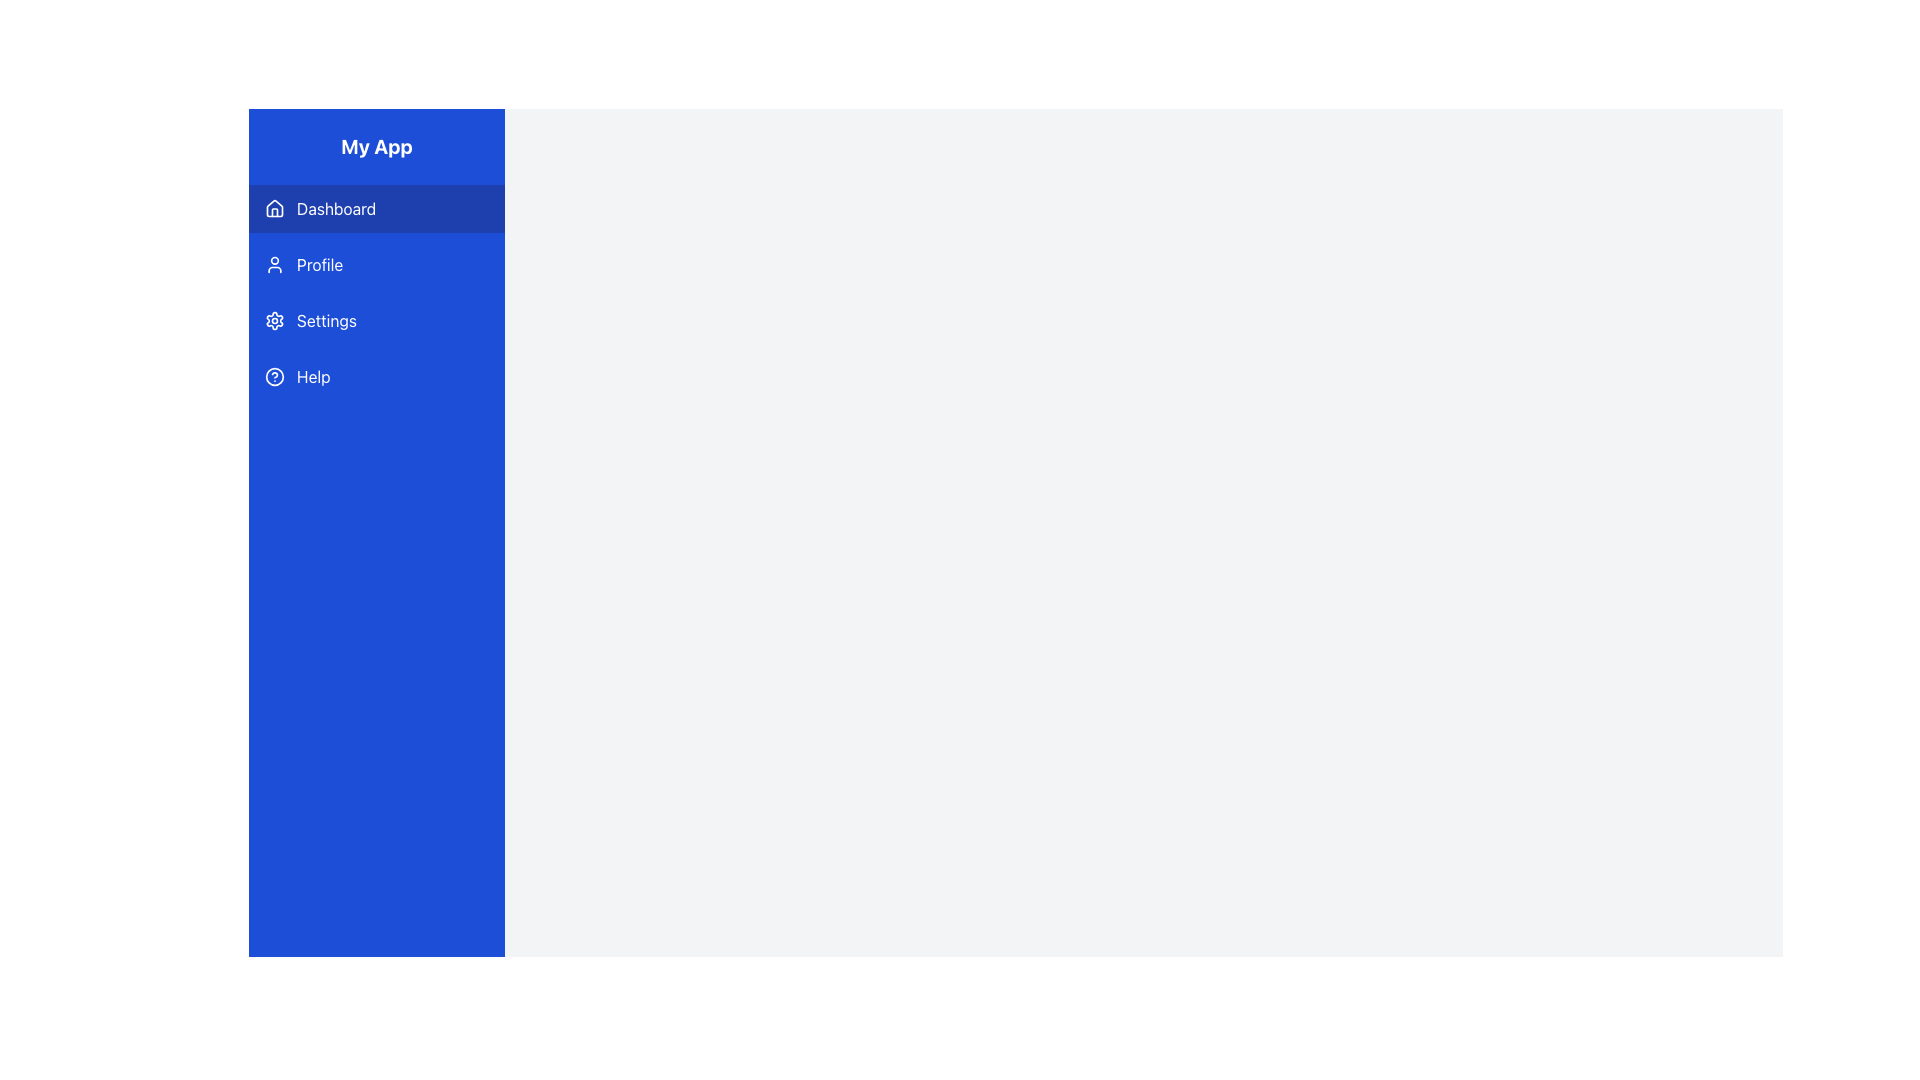  I want to click on the SVG Circle element that represents the 'Help' menu icon, so click(273, 377).